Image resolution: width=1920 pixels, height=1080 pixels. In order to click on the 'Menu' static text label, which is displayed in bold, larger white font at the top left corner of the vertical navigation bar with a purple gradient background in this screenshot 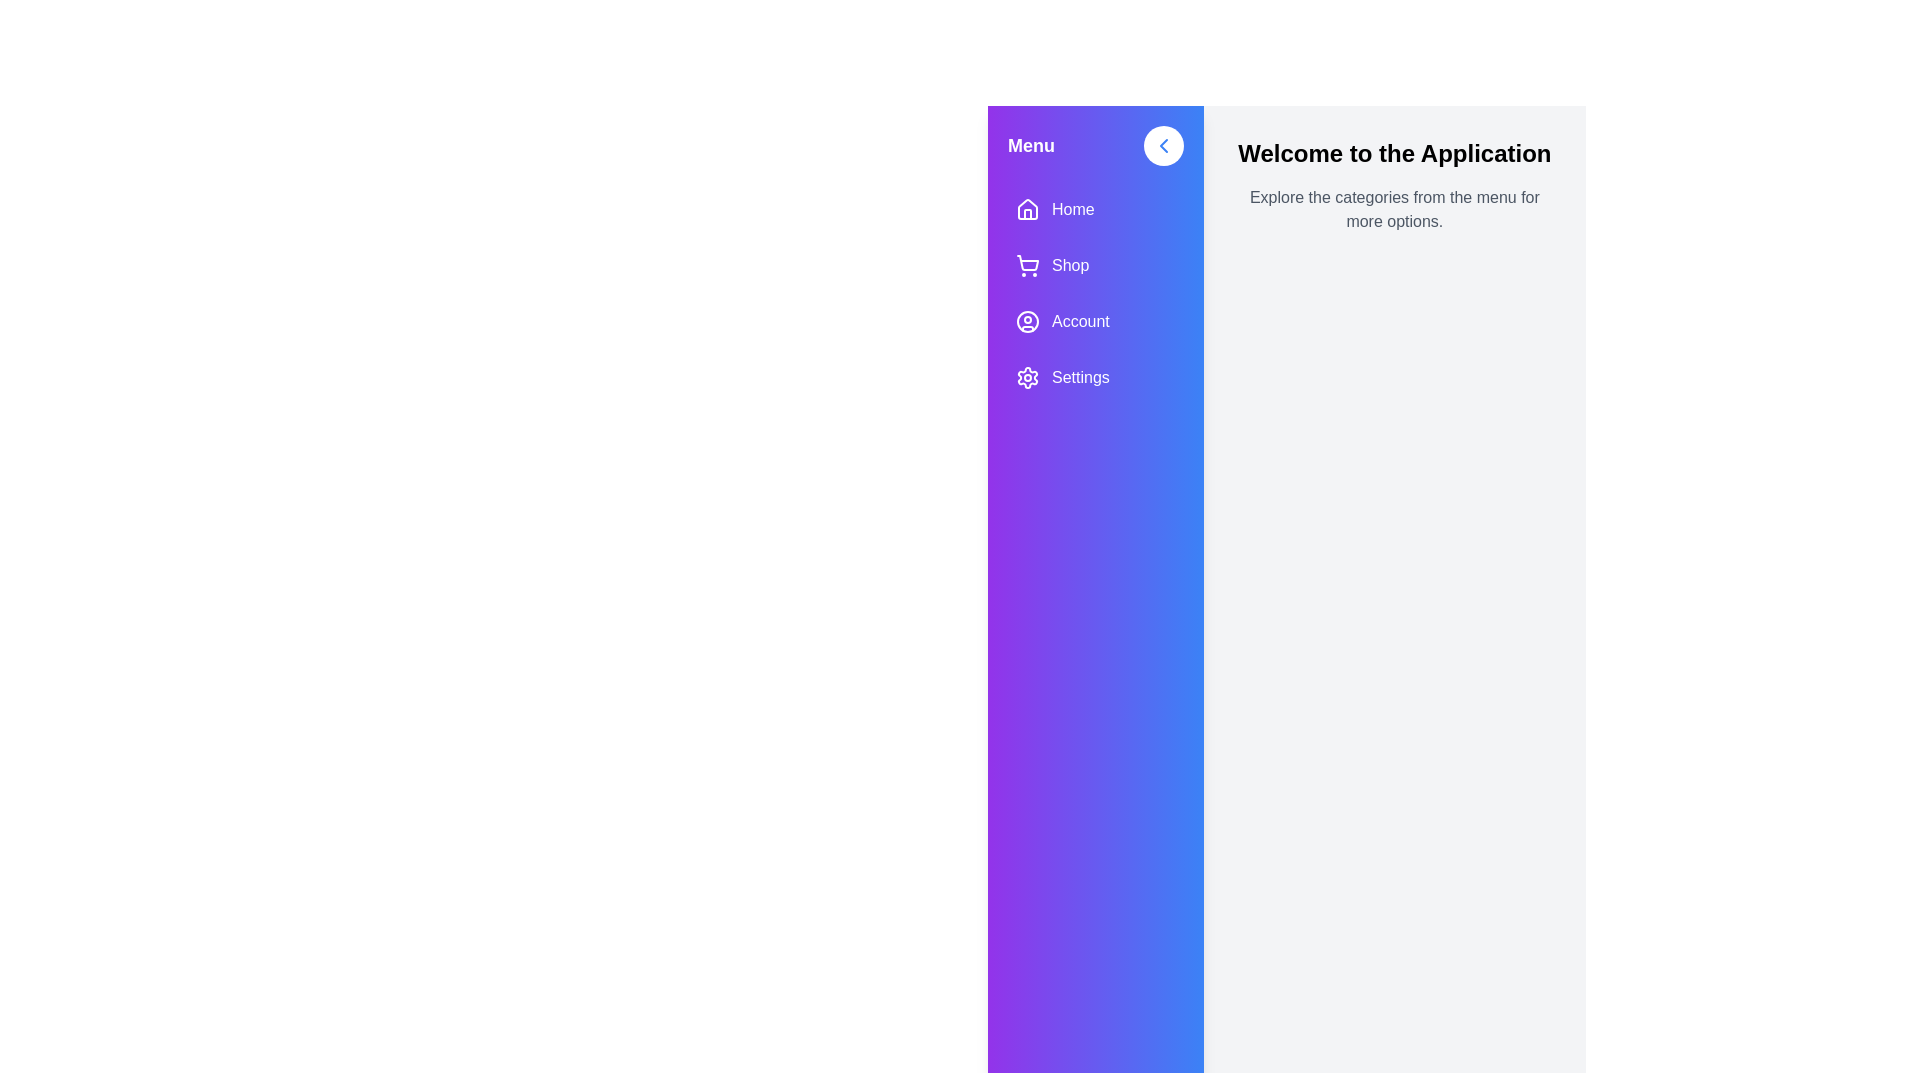, I will do `click(1031, 145)`.